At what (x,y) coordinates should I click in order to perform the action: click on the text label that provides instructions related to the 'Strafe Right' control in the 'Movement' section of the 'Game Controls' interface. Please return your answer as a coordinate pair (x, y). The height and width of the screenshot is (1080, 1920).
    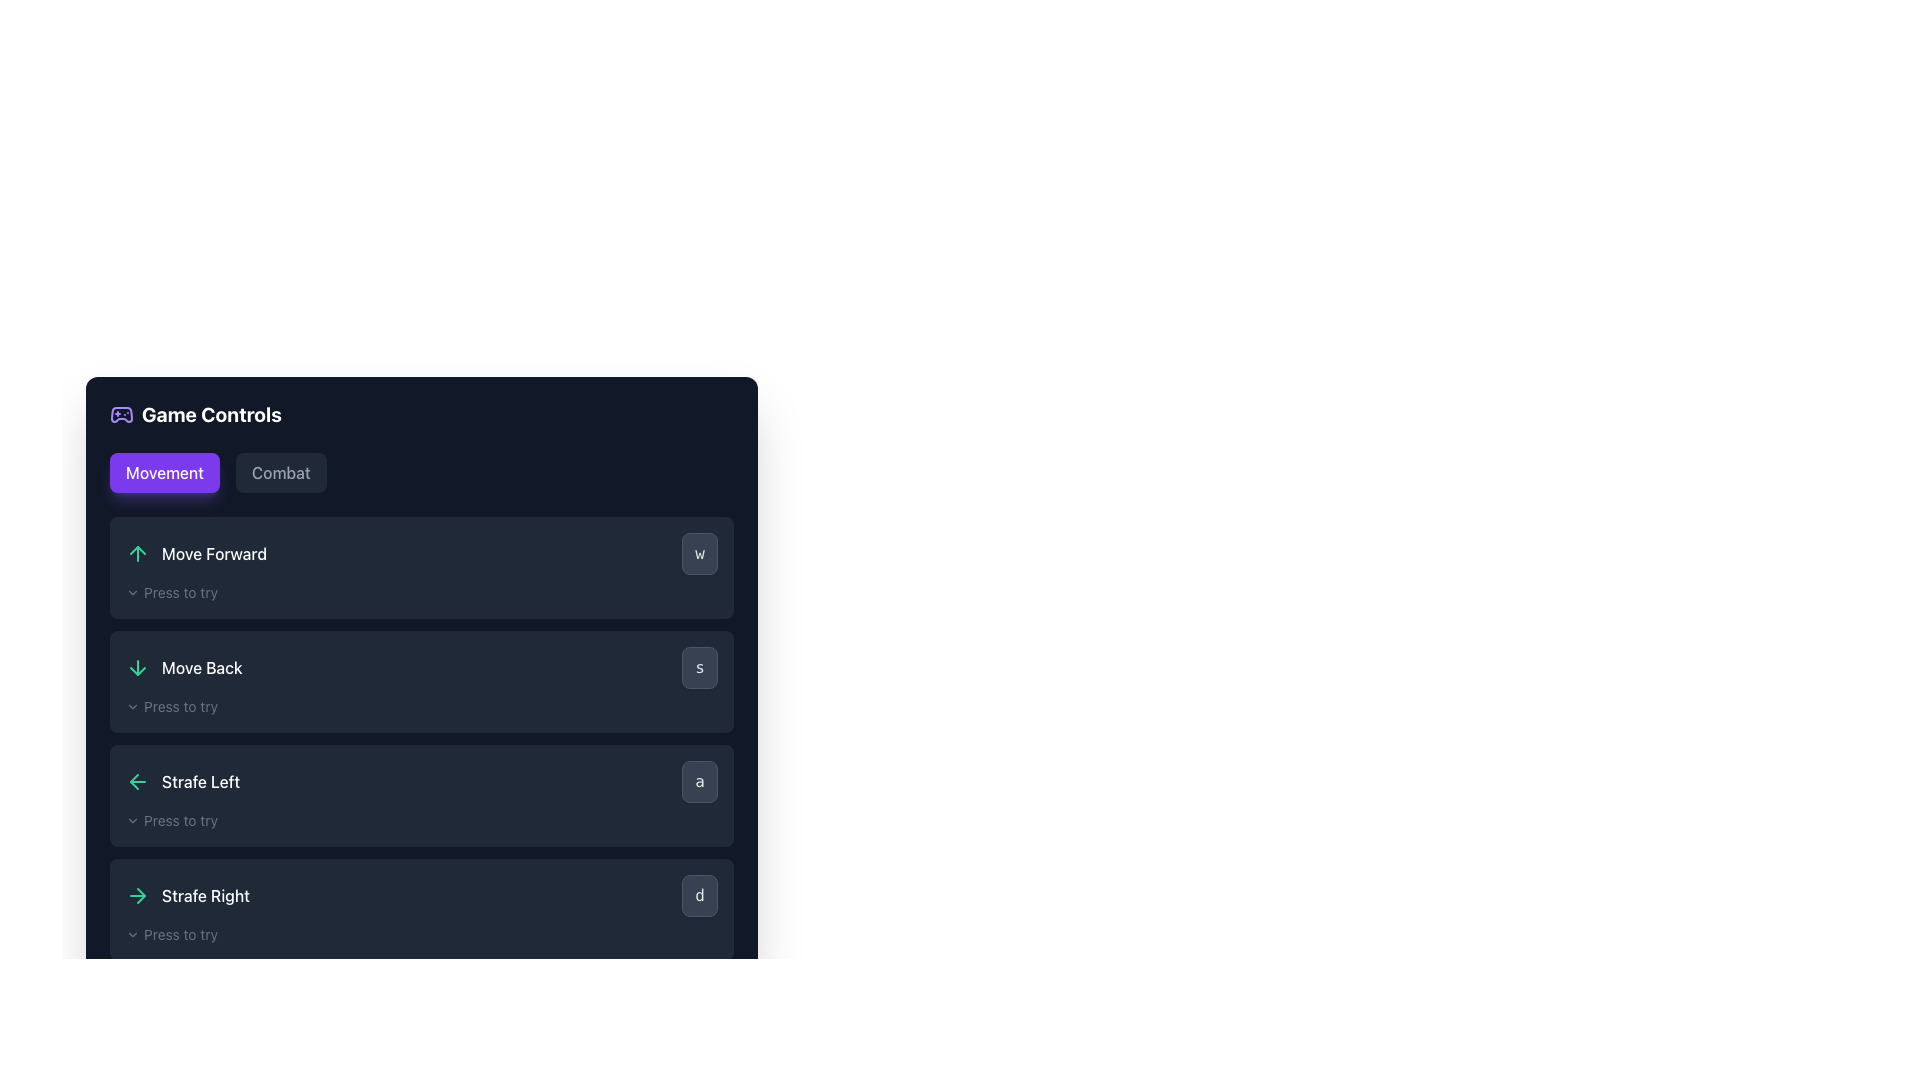
    Looking at the image, I should click on (181, 934).